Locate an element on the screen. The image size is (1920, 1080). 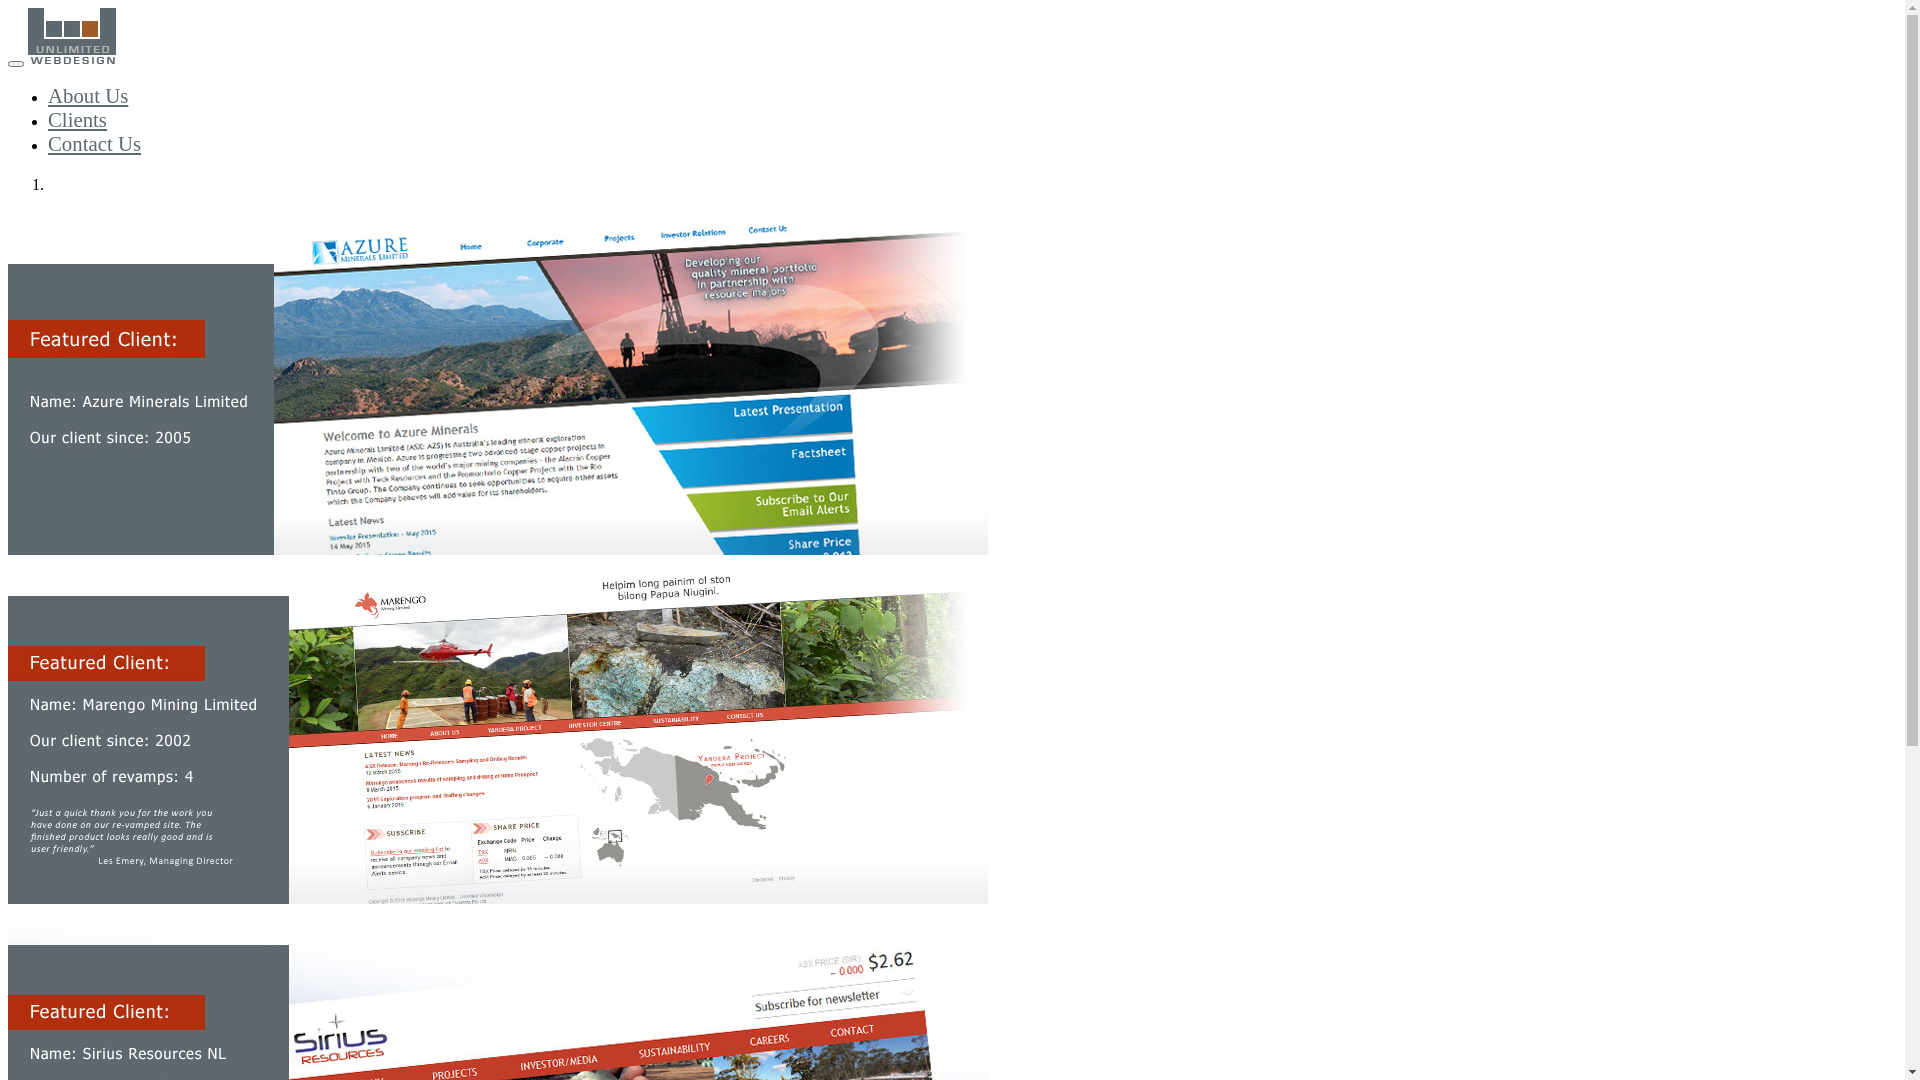
'Contact Us' is located at coordinates (48, 142).